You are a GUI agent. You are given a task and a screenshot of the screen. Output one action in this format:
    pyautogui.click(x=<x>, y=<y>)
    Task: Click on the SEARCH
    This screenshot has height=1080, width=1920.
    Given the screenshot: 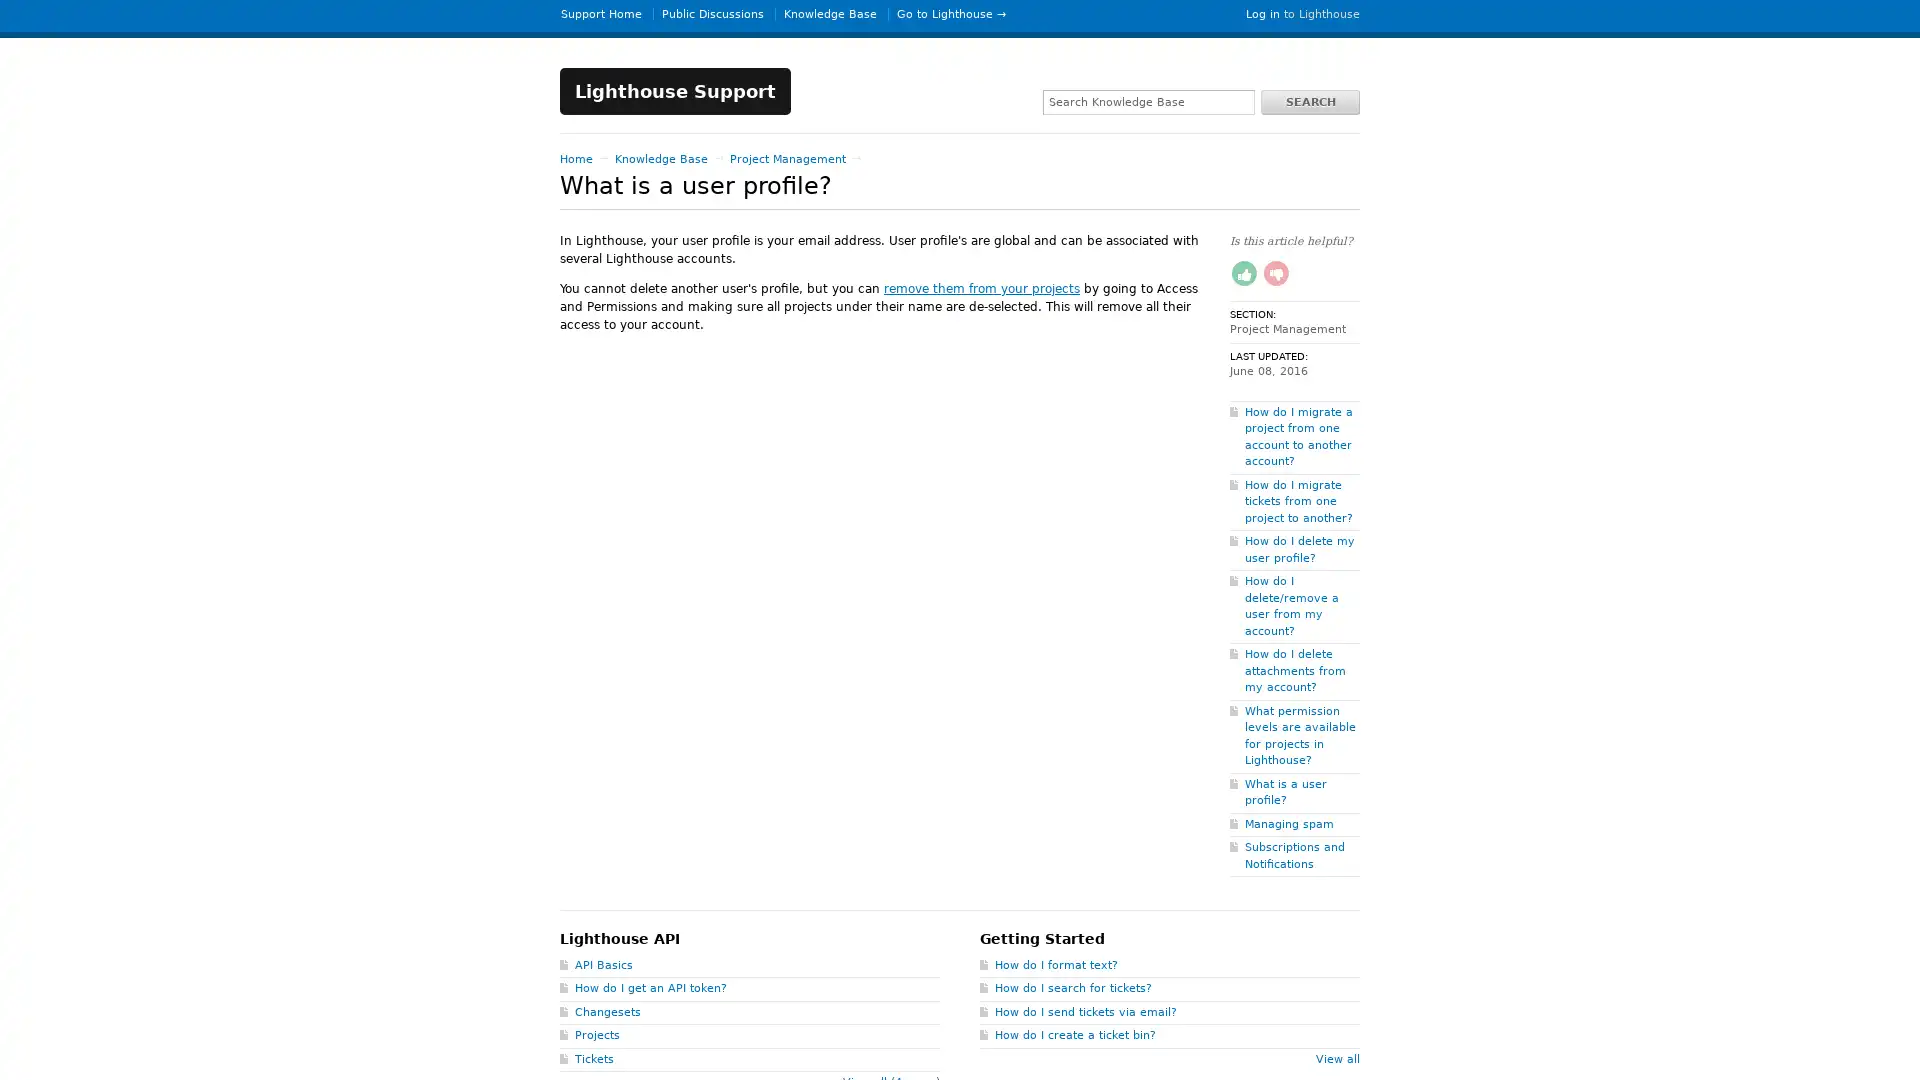 What is the action you would take?
    pyautogui.click(x=1310, y=101)
    